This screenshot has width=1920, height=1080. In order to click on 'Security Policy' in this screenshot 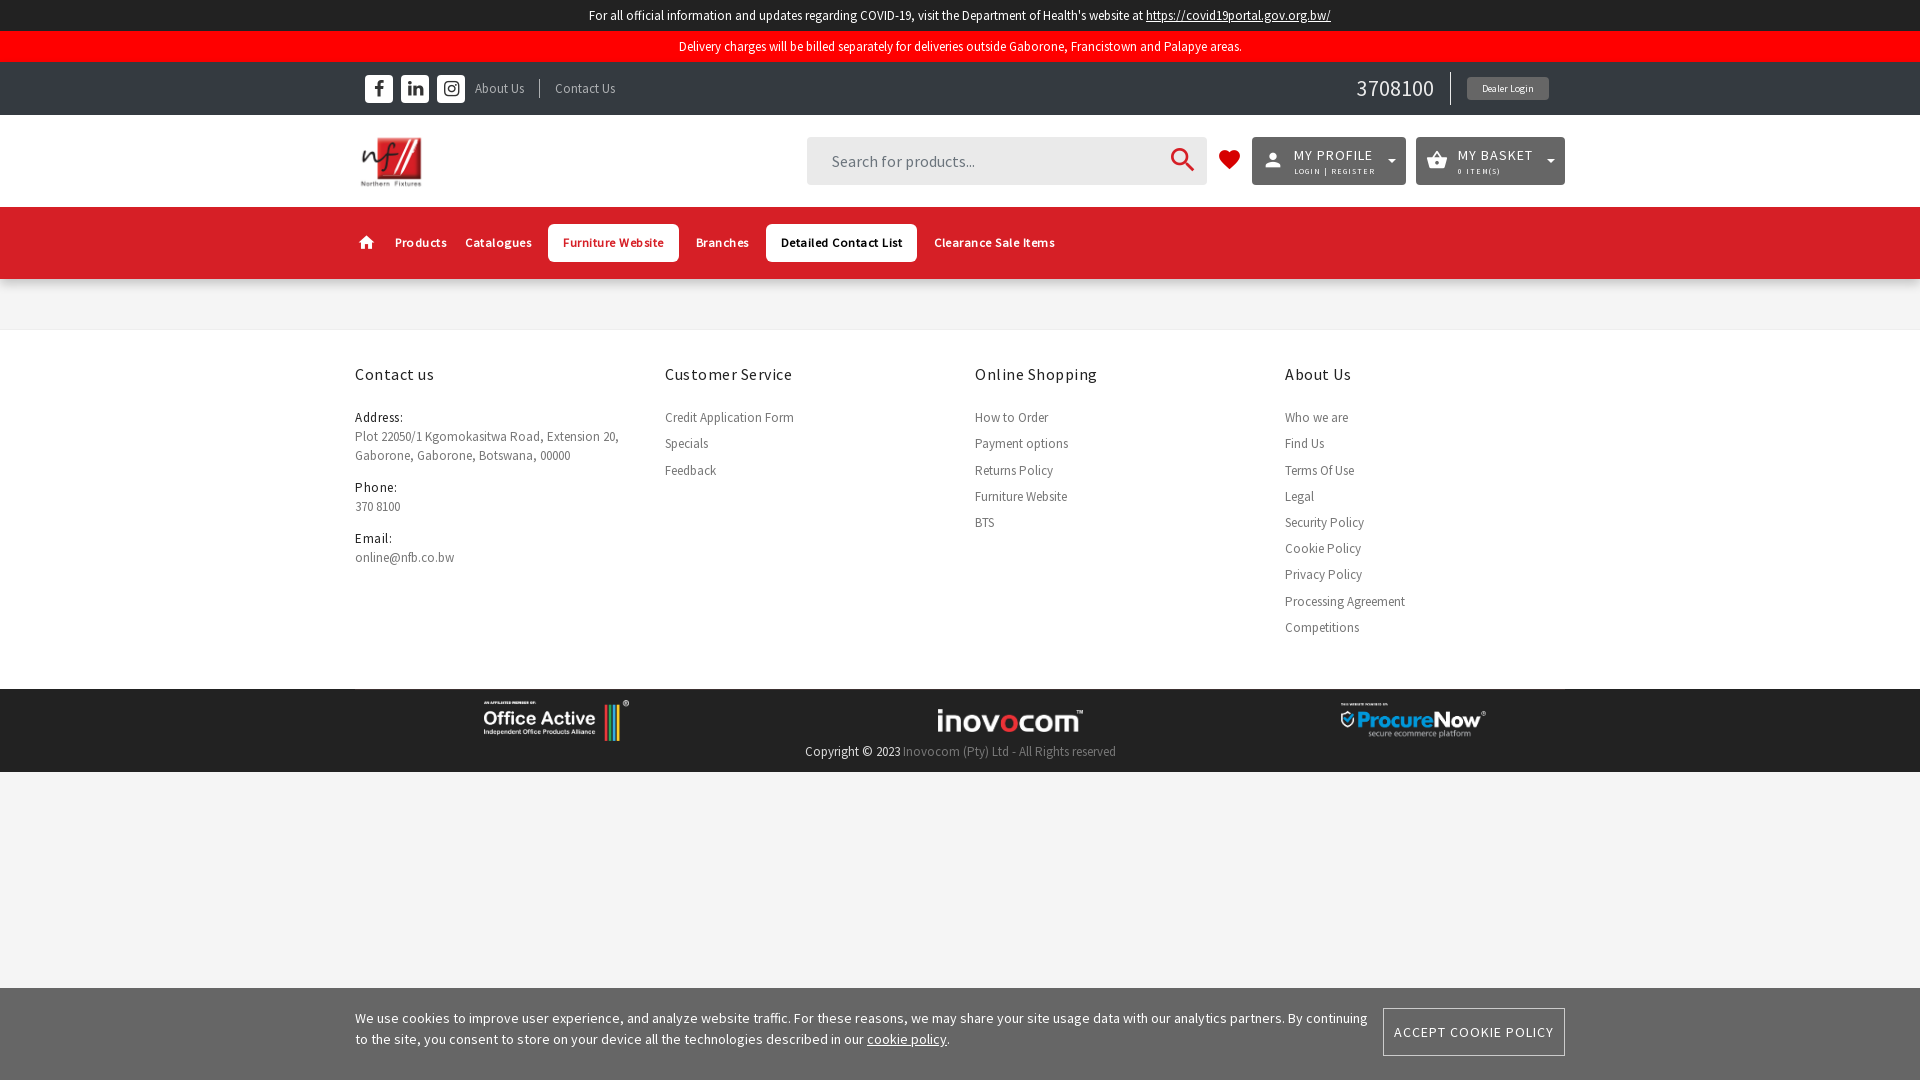, I will do `click(1324, 521)`.